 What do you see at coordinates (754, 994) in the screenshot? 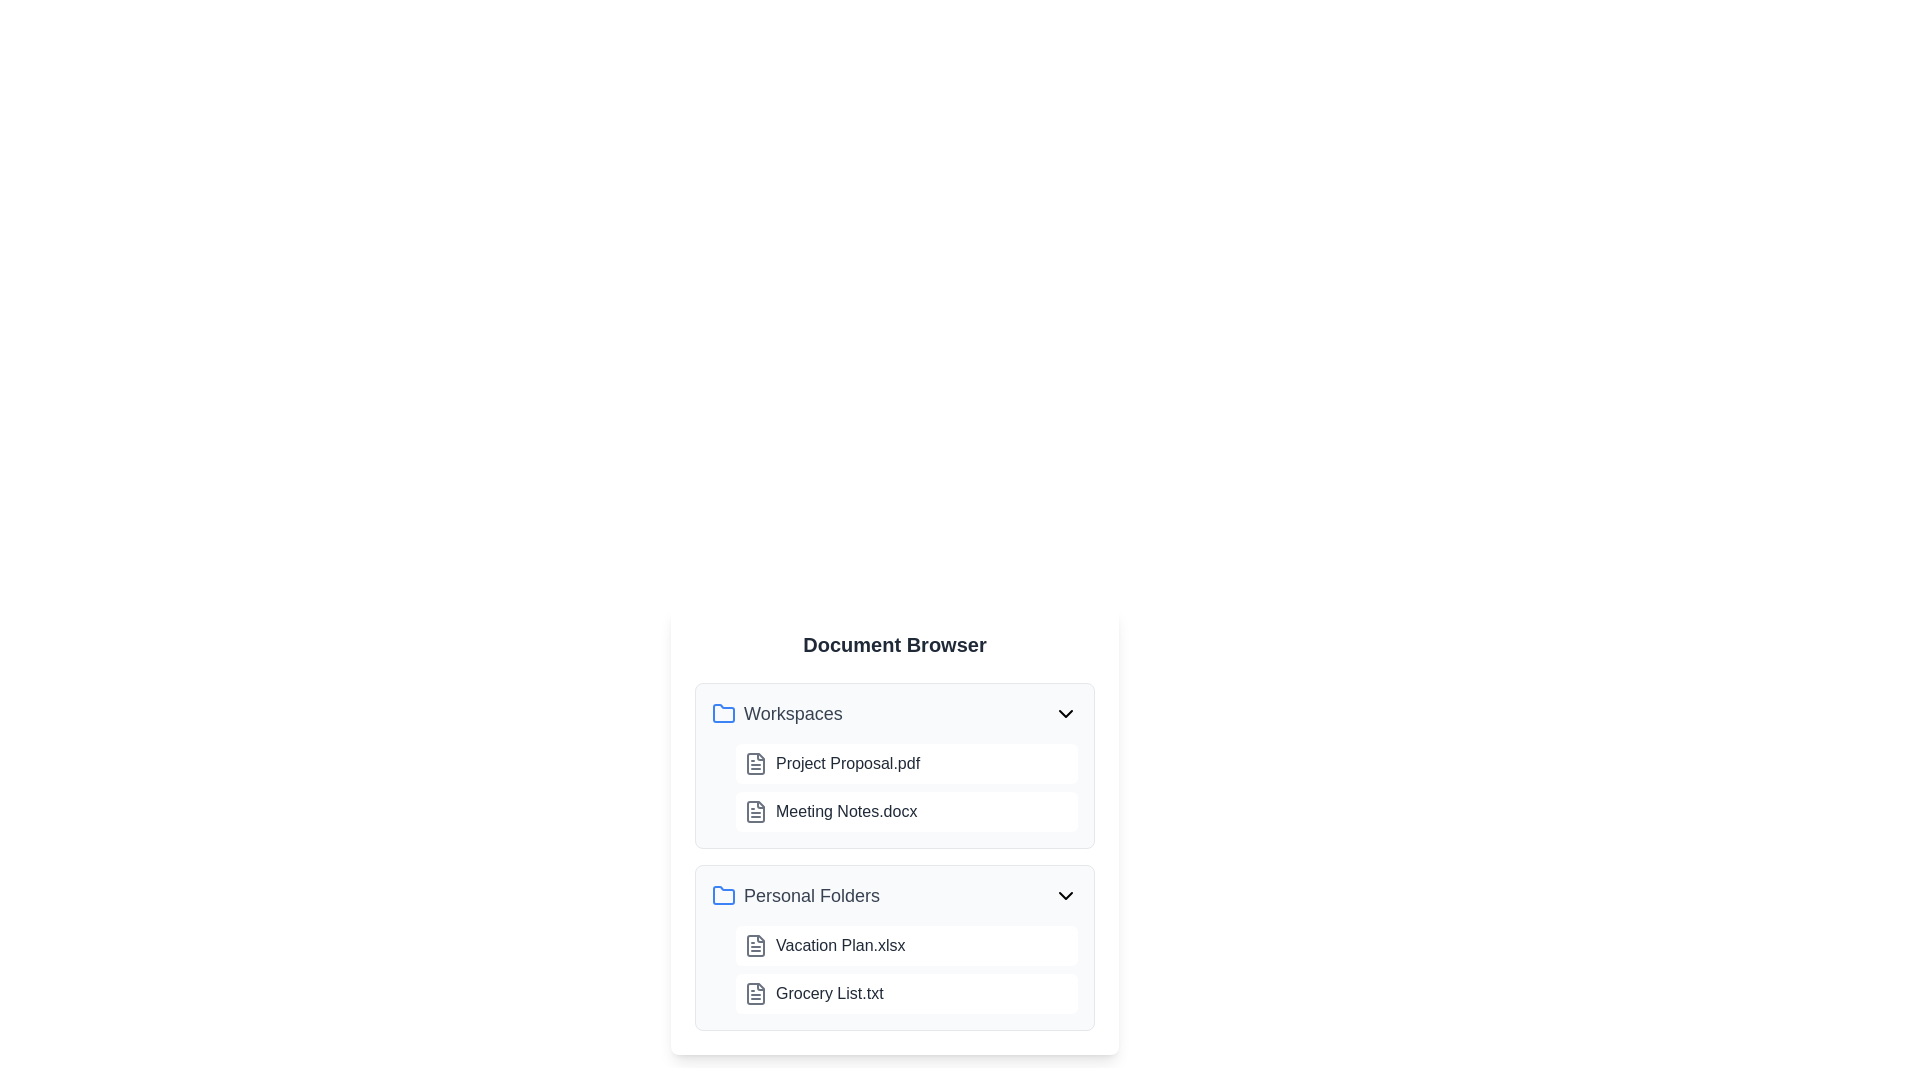
I see `the document file icon element` at bounding box center [754, 994].